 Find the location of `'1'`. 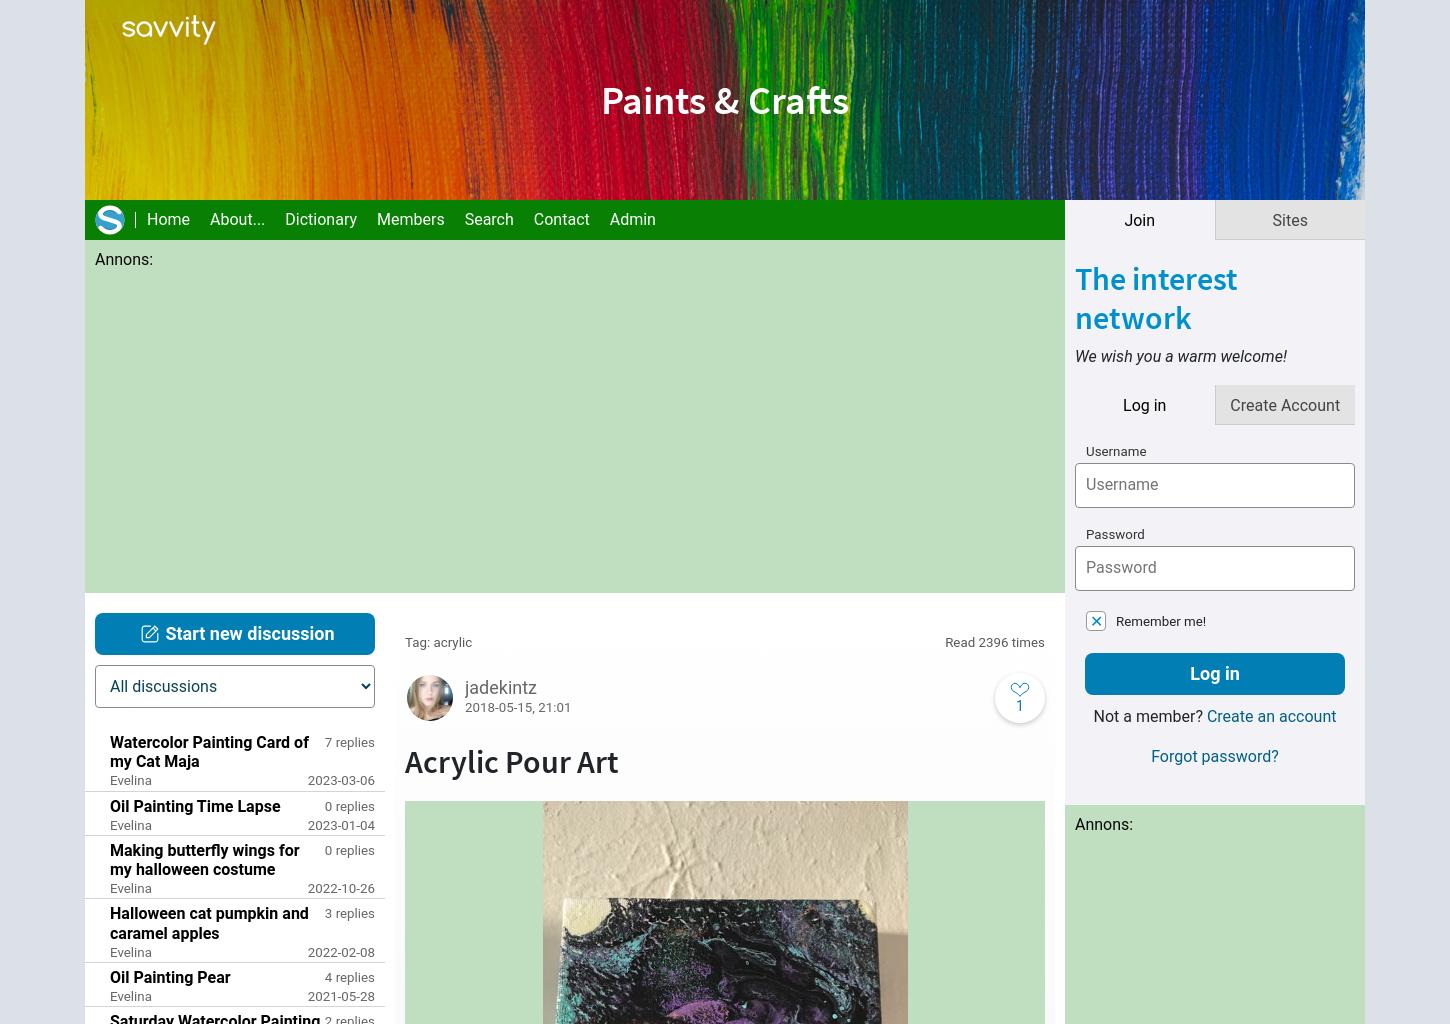

'1' is located at coordinates (1019, 705).